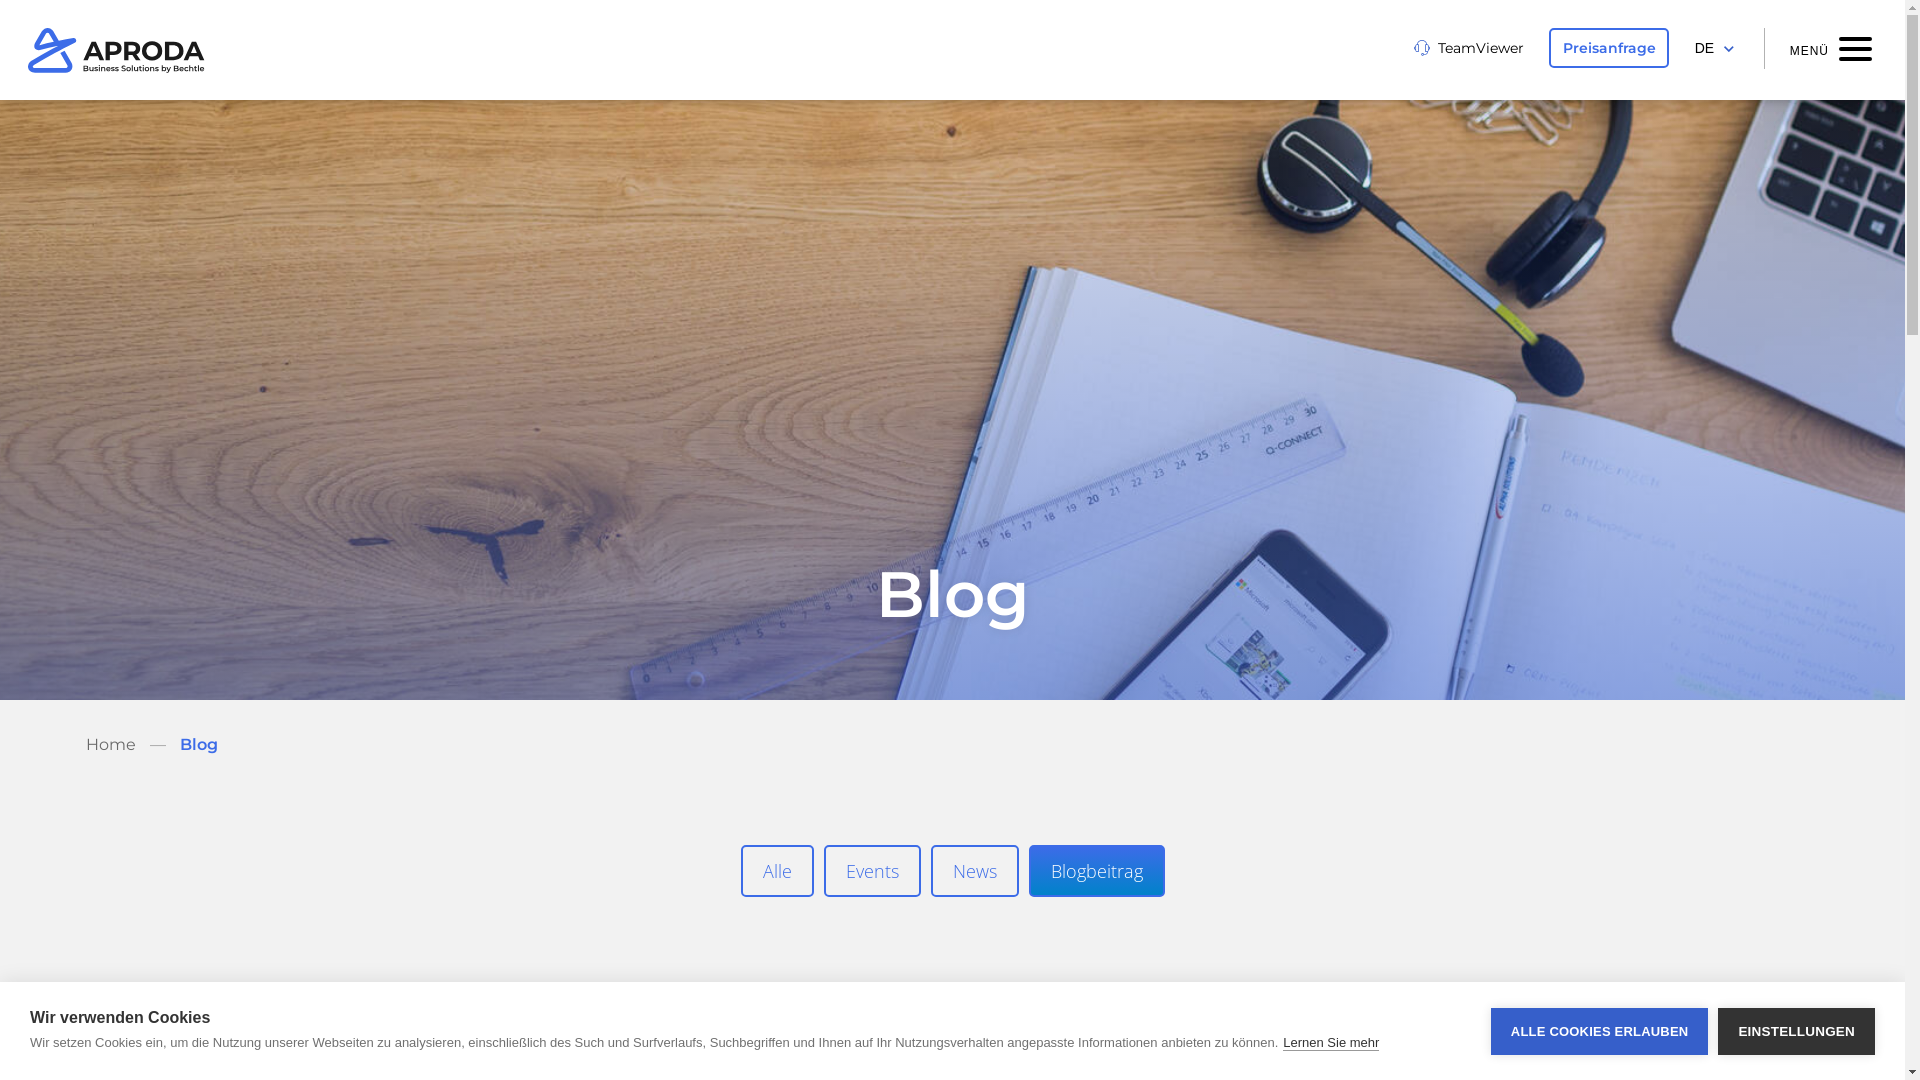  What do you see at coordinates (198, 744) in the screenshot?
I see `'Blog'` at bounding box center [198, 744].